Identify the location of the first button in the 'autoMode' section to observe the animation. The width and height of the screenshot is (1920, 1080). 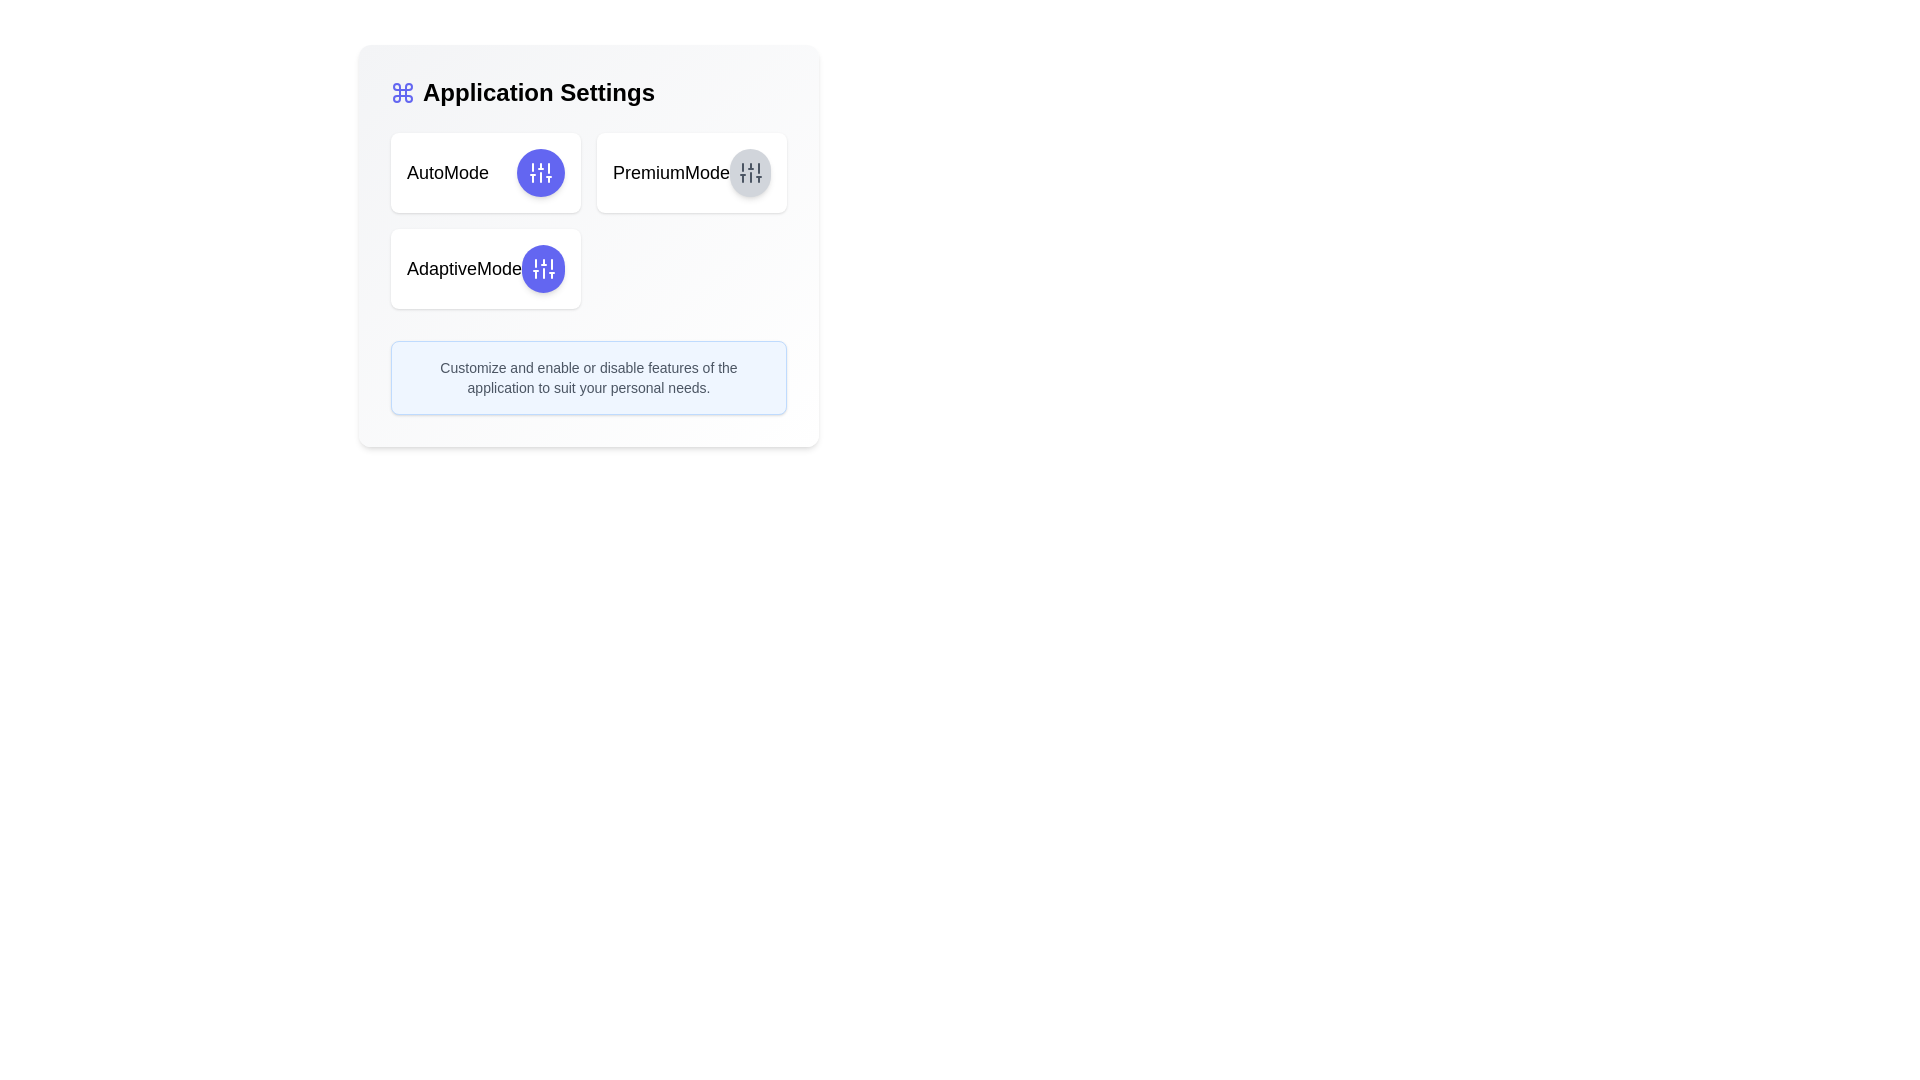
(541, 172).